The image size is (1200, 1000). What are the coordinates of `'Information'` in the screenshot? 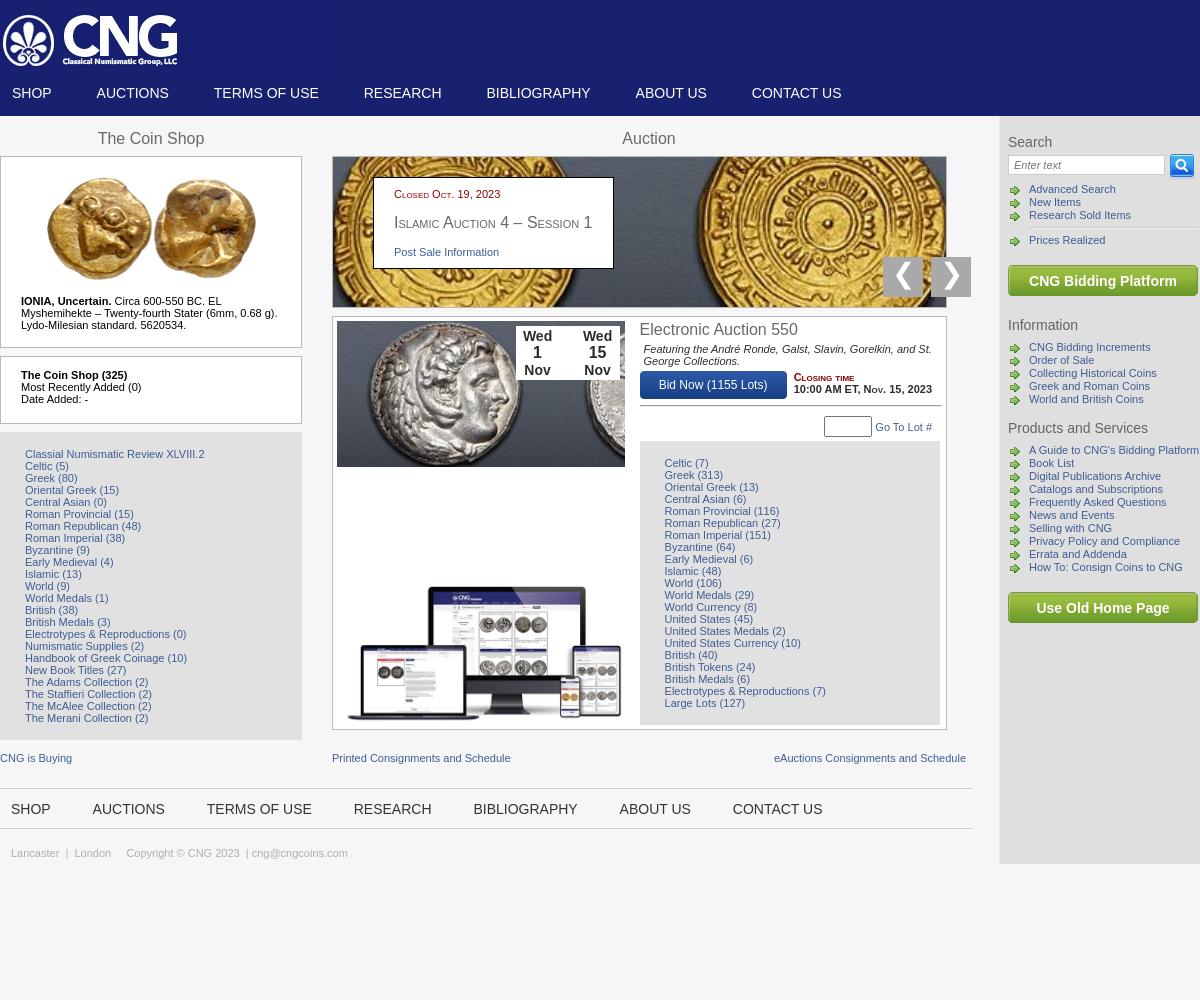 It's located at (1043, 324).